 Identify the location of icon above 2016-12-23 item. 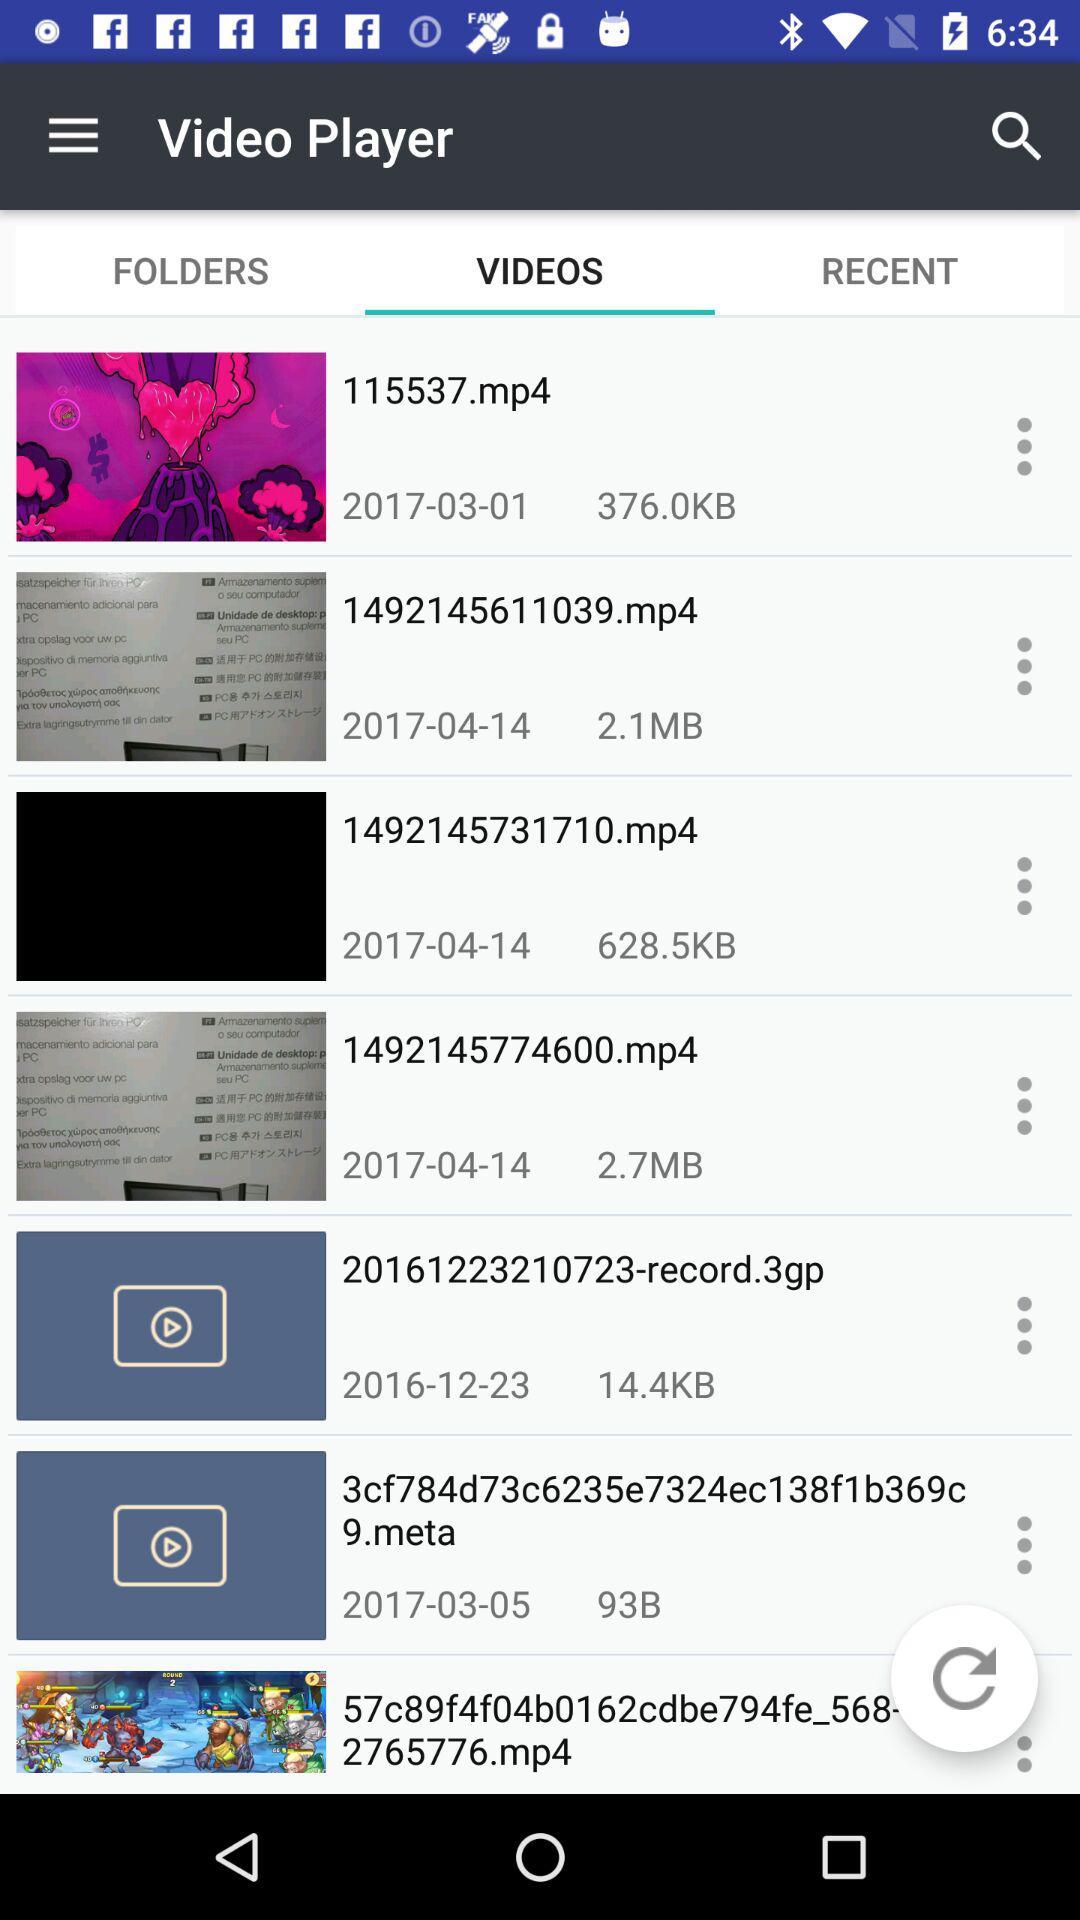
(655, 1290).